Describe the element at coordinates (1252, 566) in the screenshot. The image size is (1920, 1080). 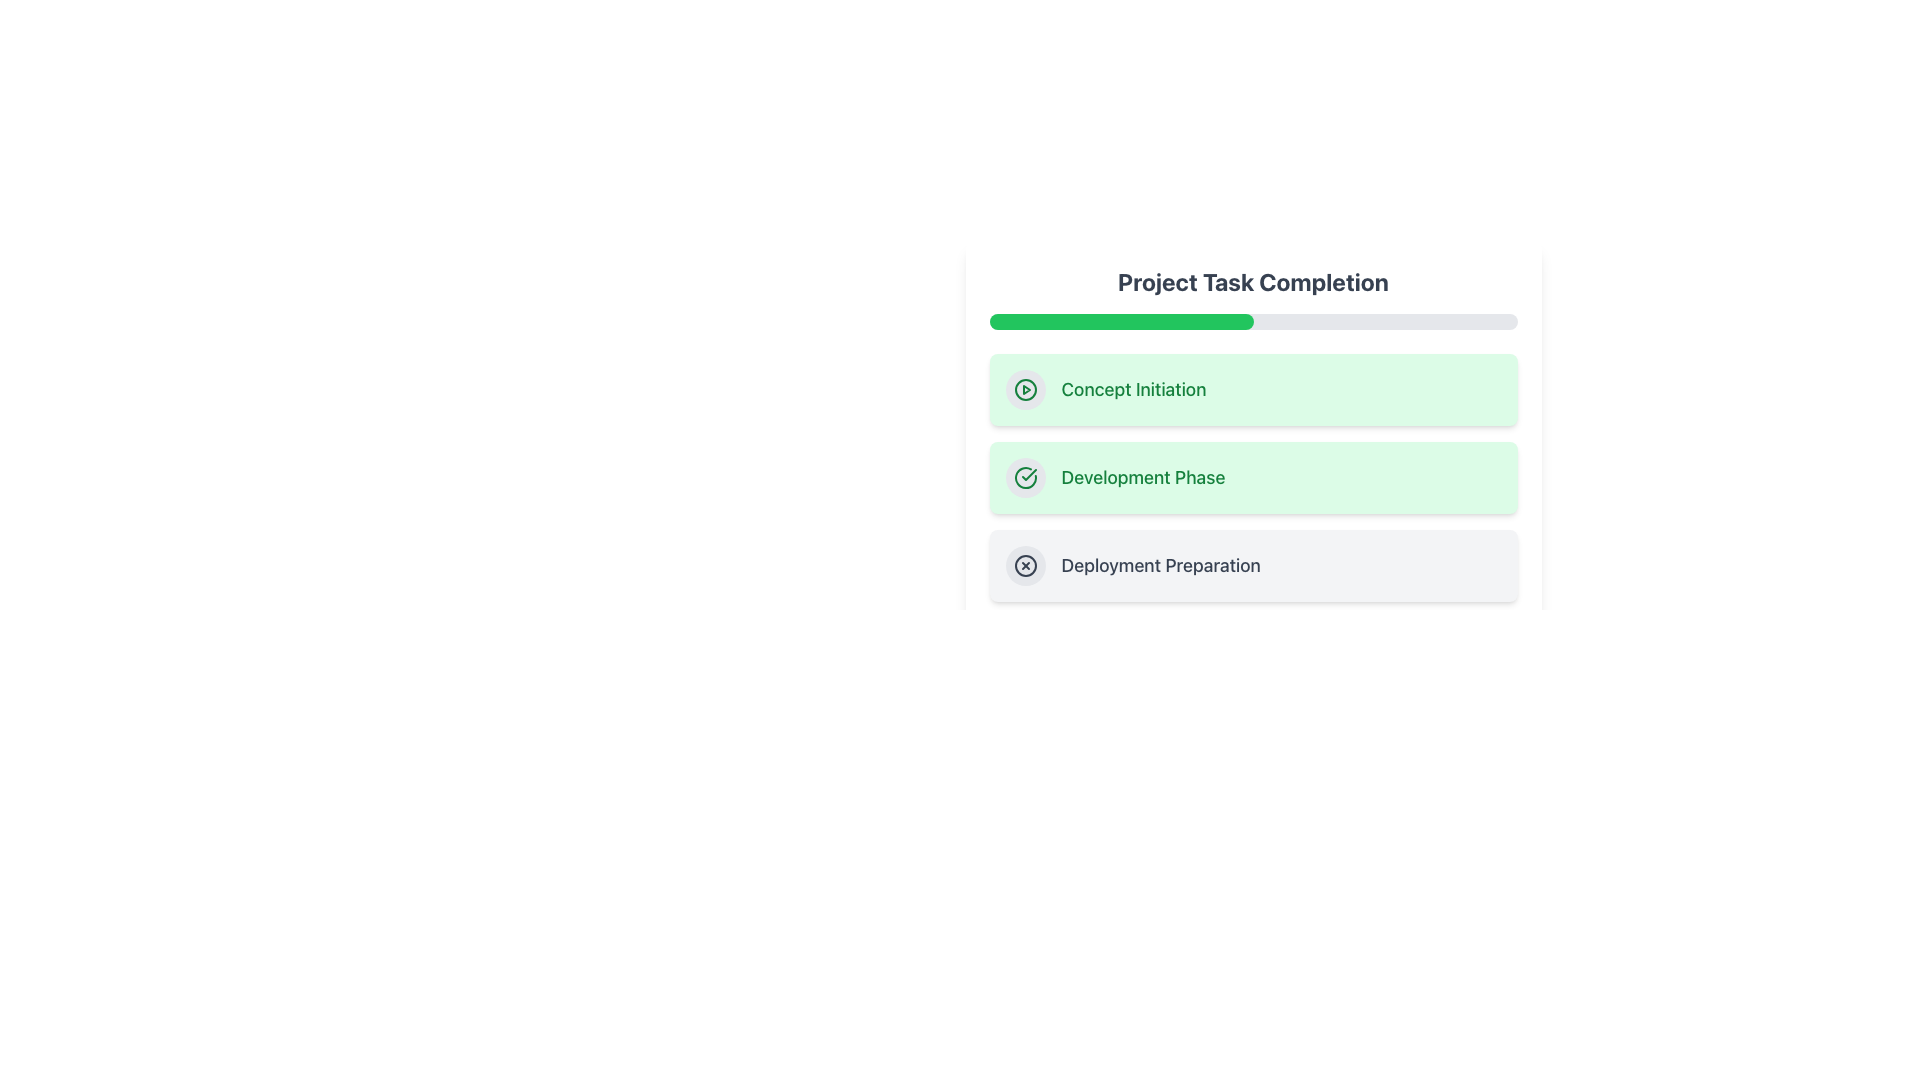
I see `the third item card in the vertical list titled 'Deployment Preparation', which features an 'X' mark icon and a bold text label, located between 'Development Phase' and 'Final Delivery'` at that location.